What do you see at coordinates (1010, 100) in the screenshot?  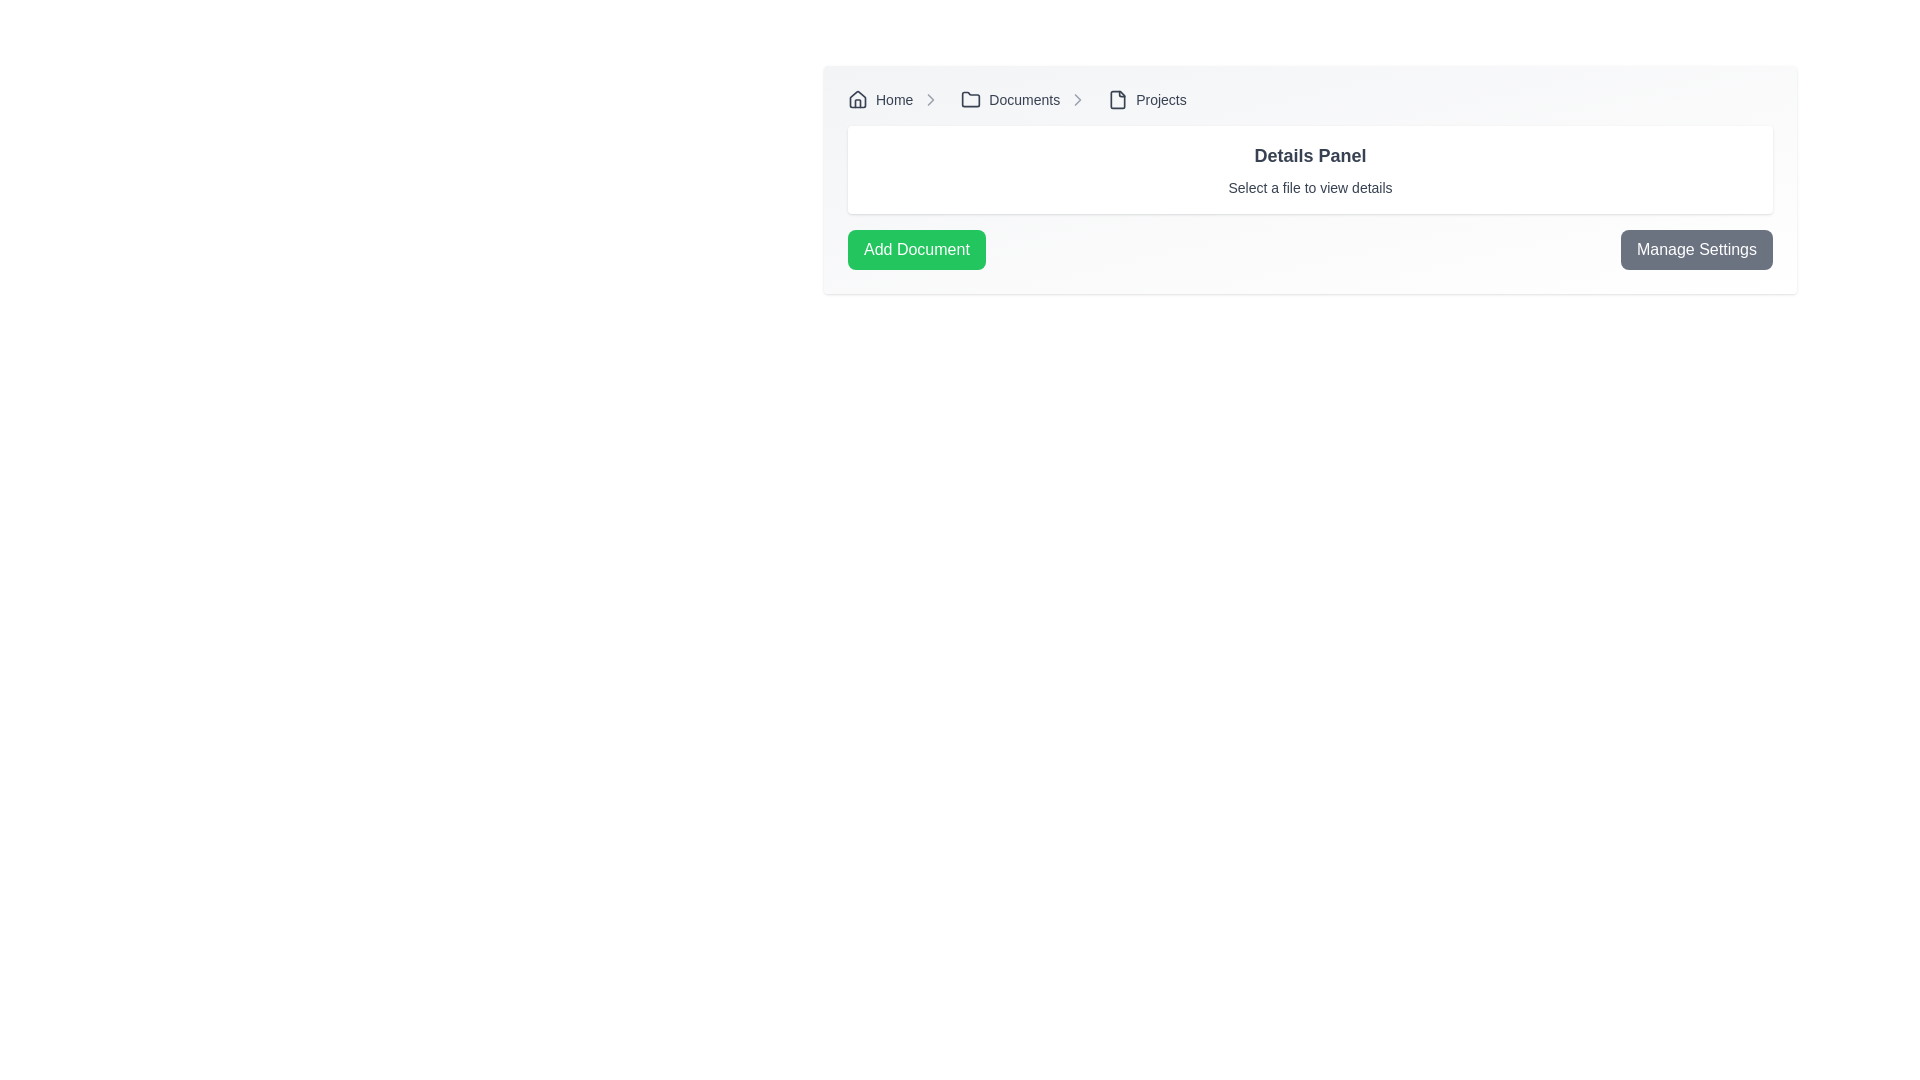 I see `the second item in the breadcrumb navigation bar, which is a clickable link that navigates to the 'Documents' section` at bounding box center [1010, 100].